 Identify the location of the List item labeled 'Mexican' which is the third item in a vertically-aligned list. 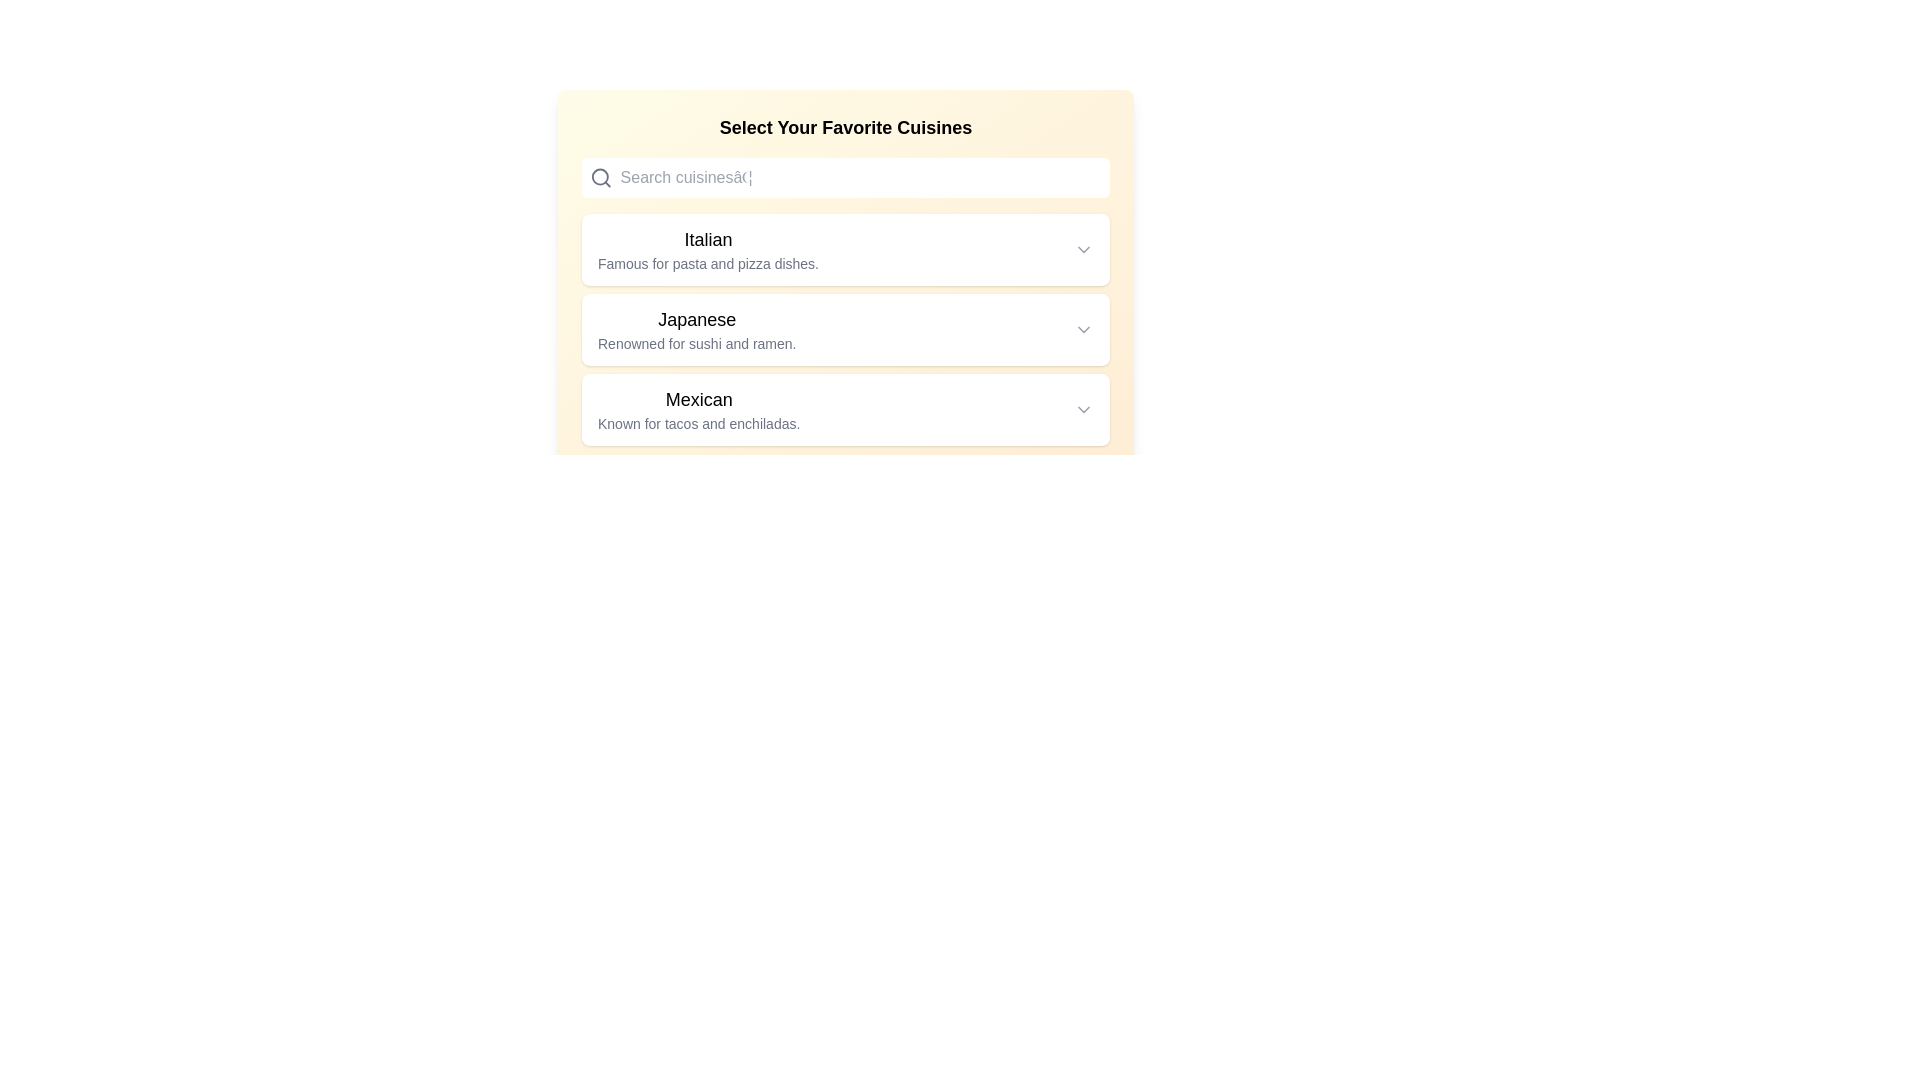
(845, 408).